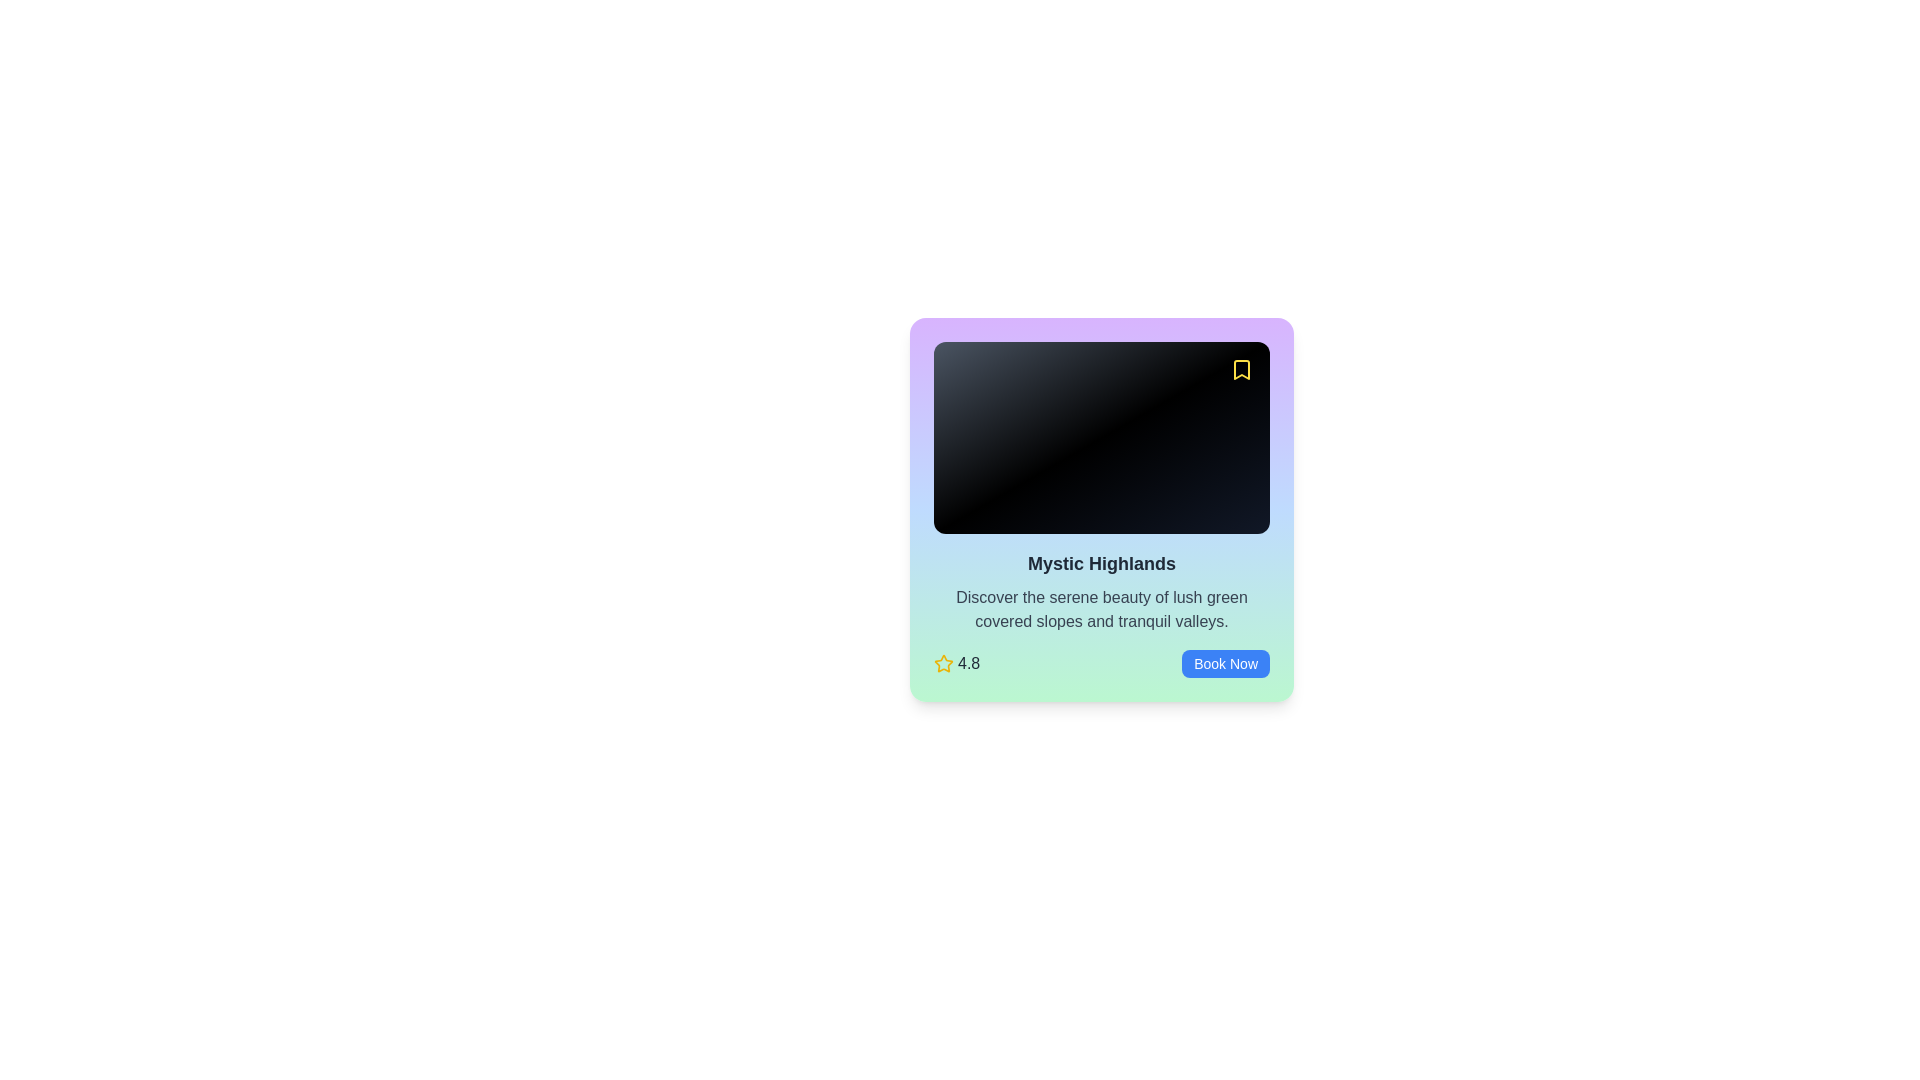 This screenshot has height=1080, width=1920. Describe the element at coordinates (969, 663) in the screenshot. I see `the text component displaying the value '4.8' in grey color, located at the bottom-left corner of a card next to a star icon` at that location.